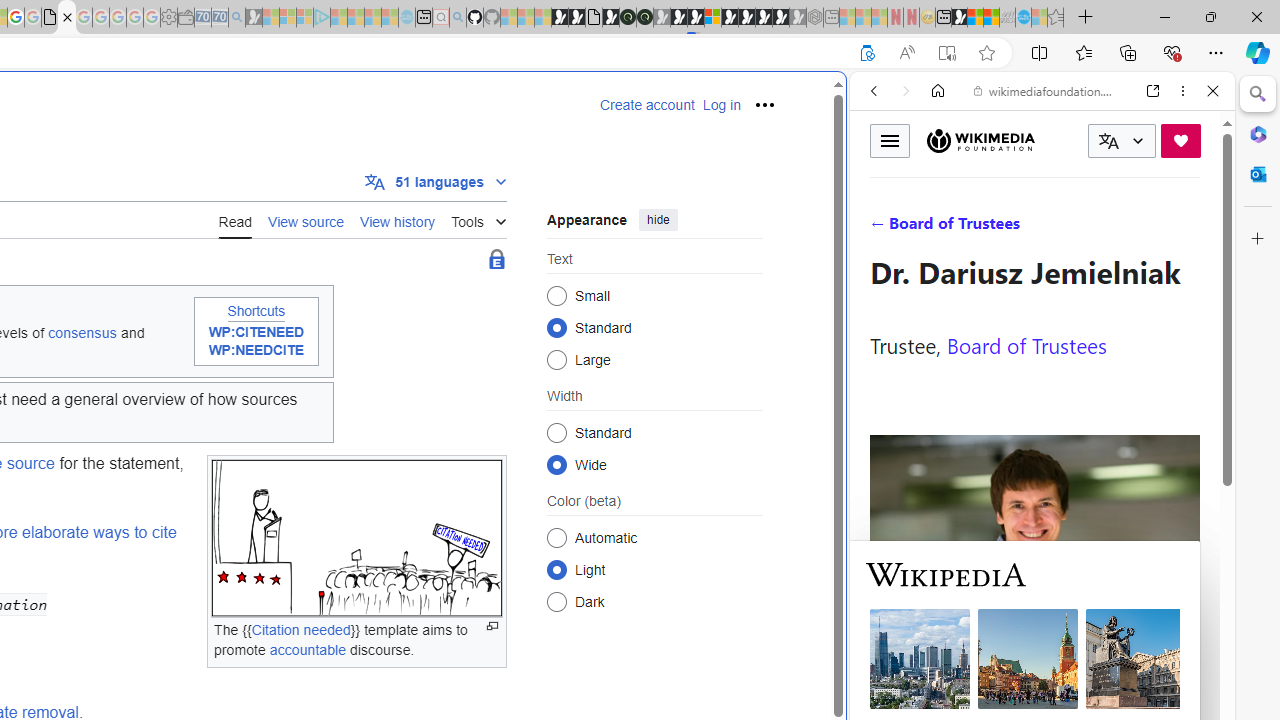  I want to click on 'WP:CITENEED', so click(255, 332).